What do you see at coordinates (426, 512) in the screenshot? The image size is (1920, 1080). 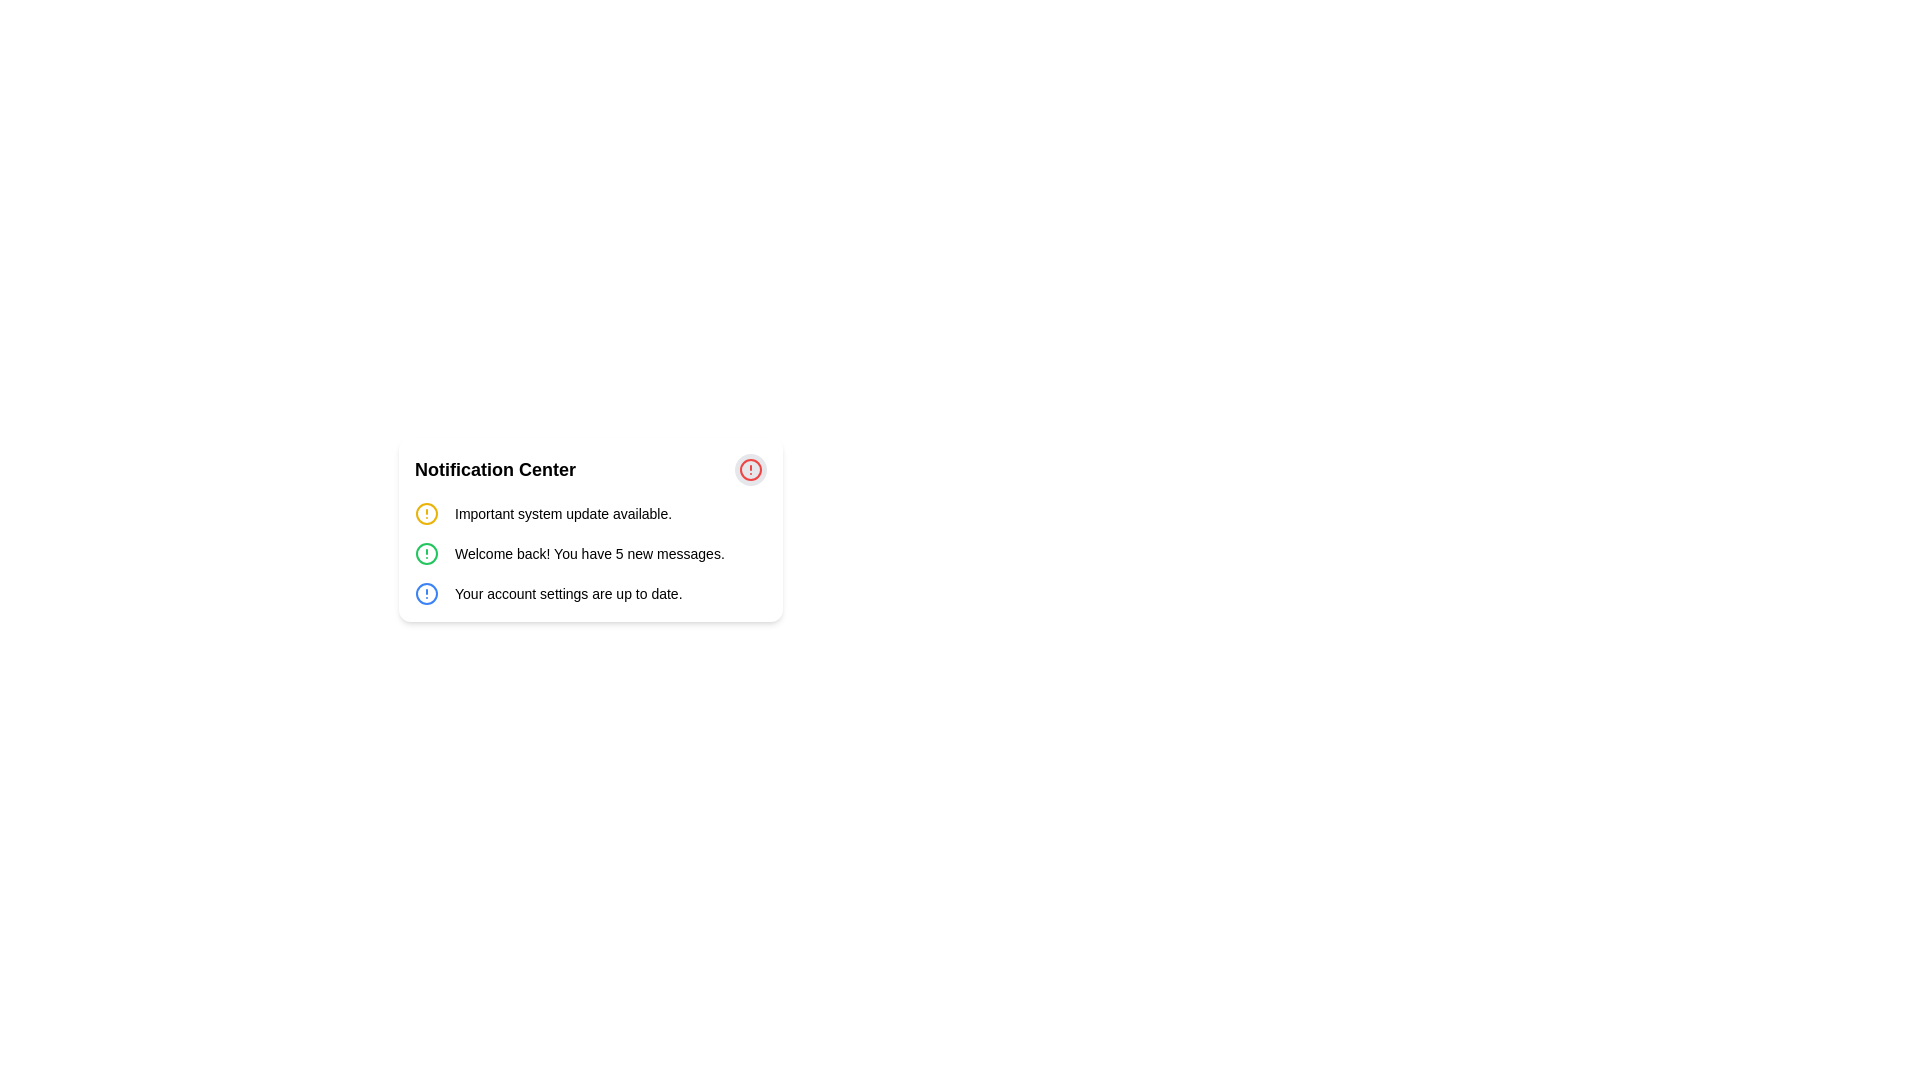 I see `the warning icon that represents an alert message in the Notification Center, which is the leftmost item in the first notification entry aligned with the text 'Important system update available.'` at bounding box center [426, 512].